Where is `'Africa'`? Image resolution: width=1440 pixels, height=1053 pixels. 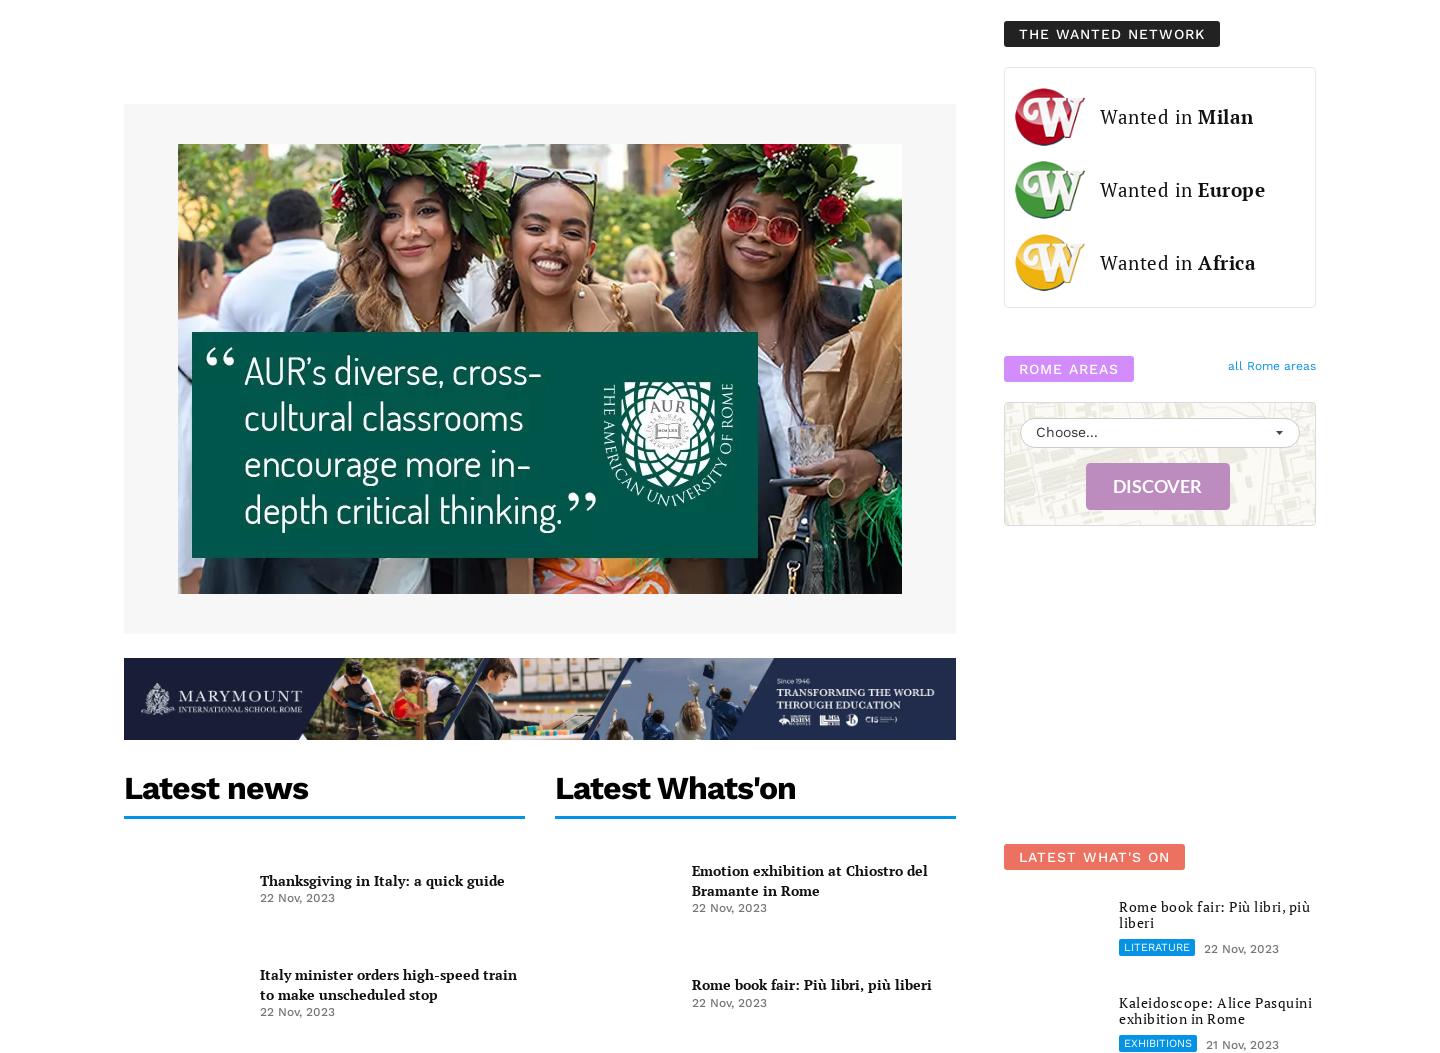
'Africa' is located at coordinates (1226, 260).